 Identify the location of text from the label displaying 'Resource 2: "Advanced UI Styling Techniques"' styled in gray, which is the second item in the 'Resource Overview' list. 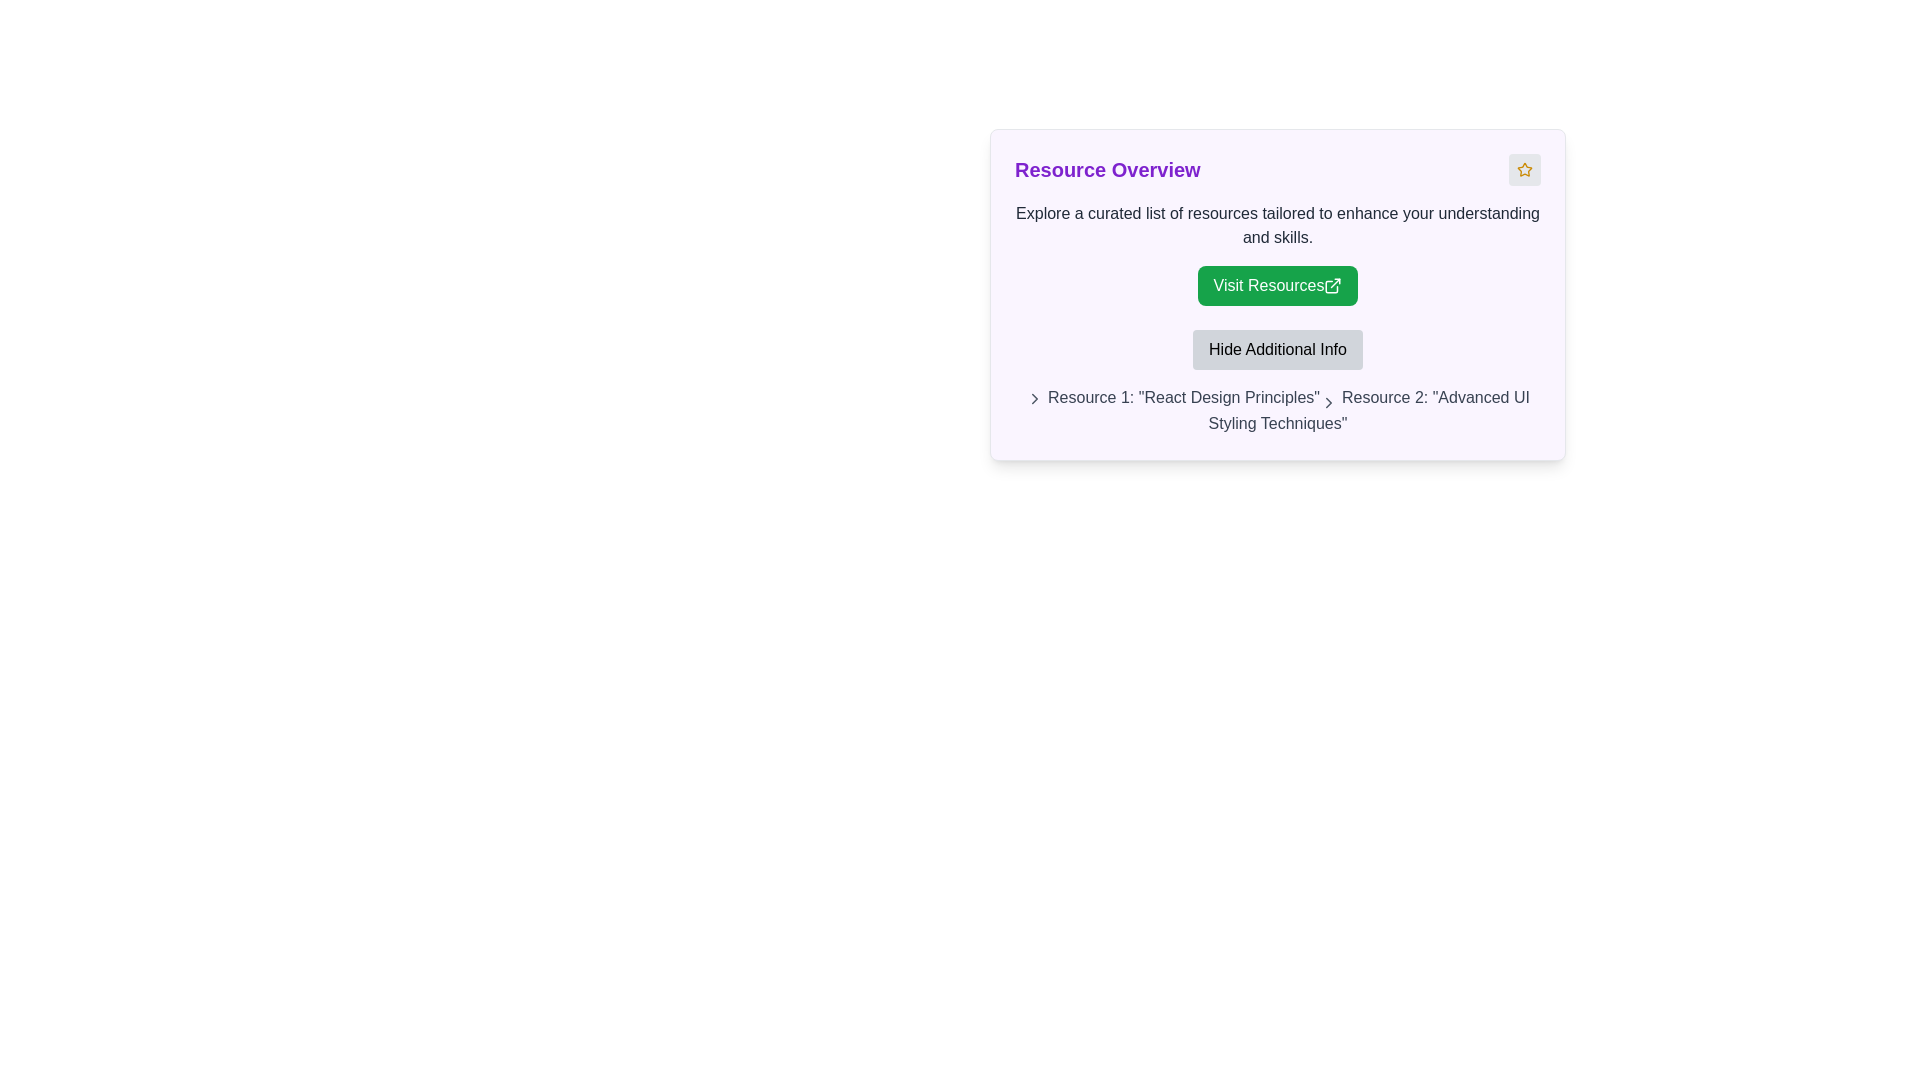
(1368, 409).